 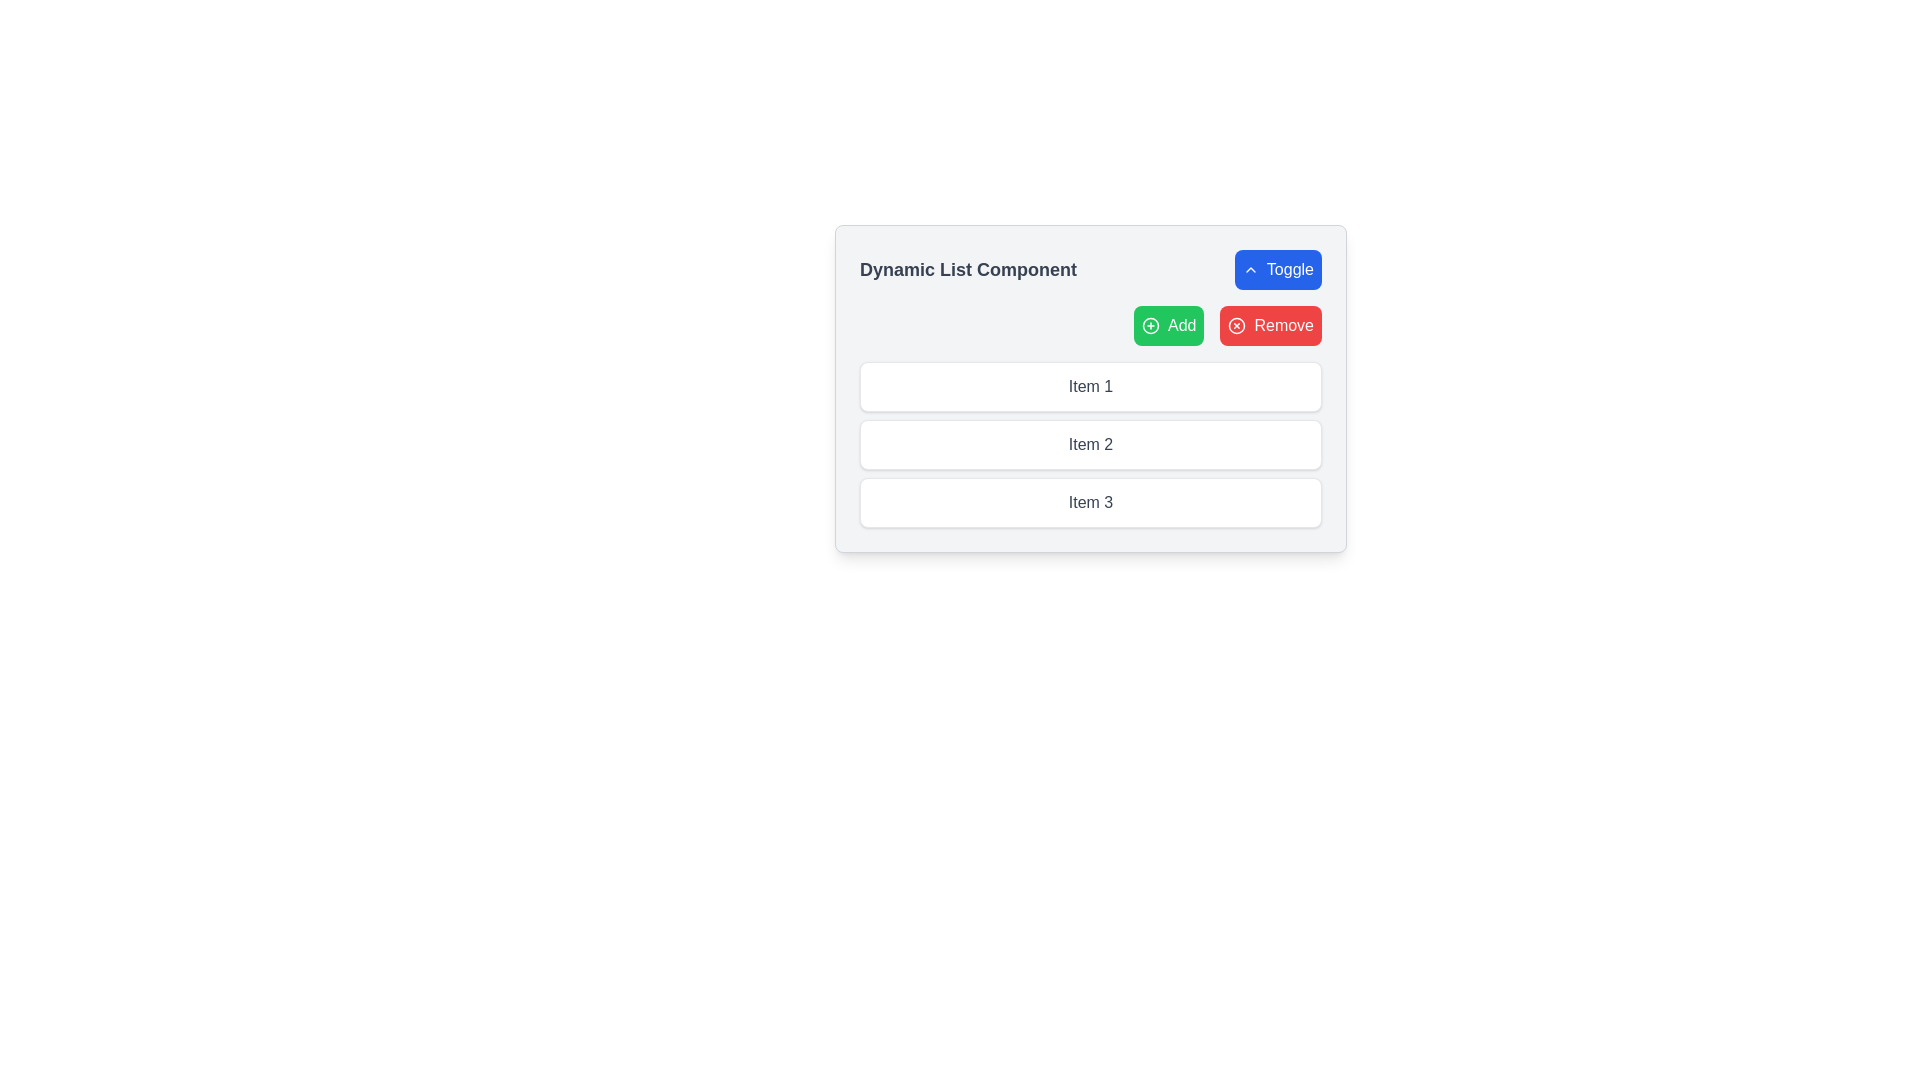 What do you see at coordinates (1169, 325) in the screenshot?
I see `the 'Add' button, which is a rectangular button with a green background and white text, located at the bottom right of the 'Dynamic List Component'` at bounding box center [1169, 325].